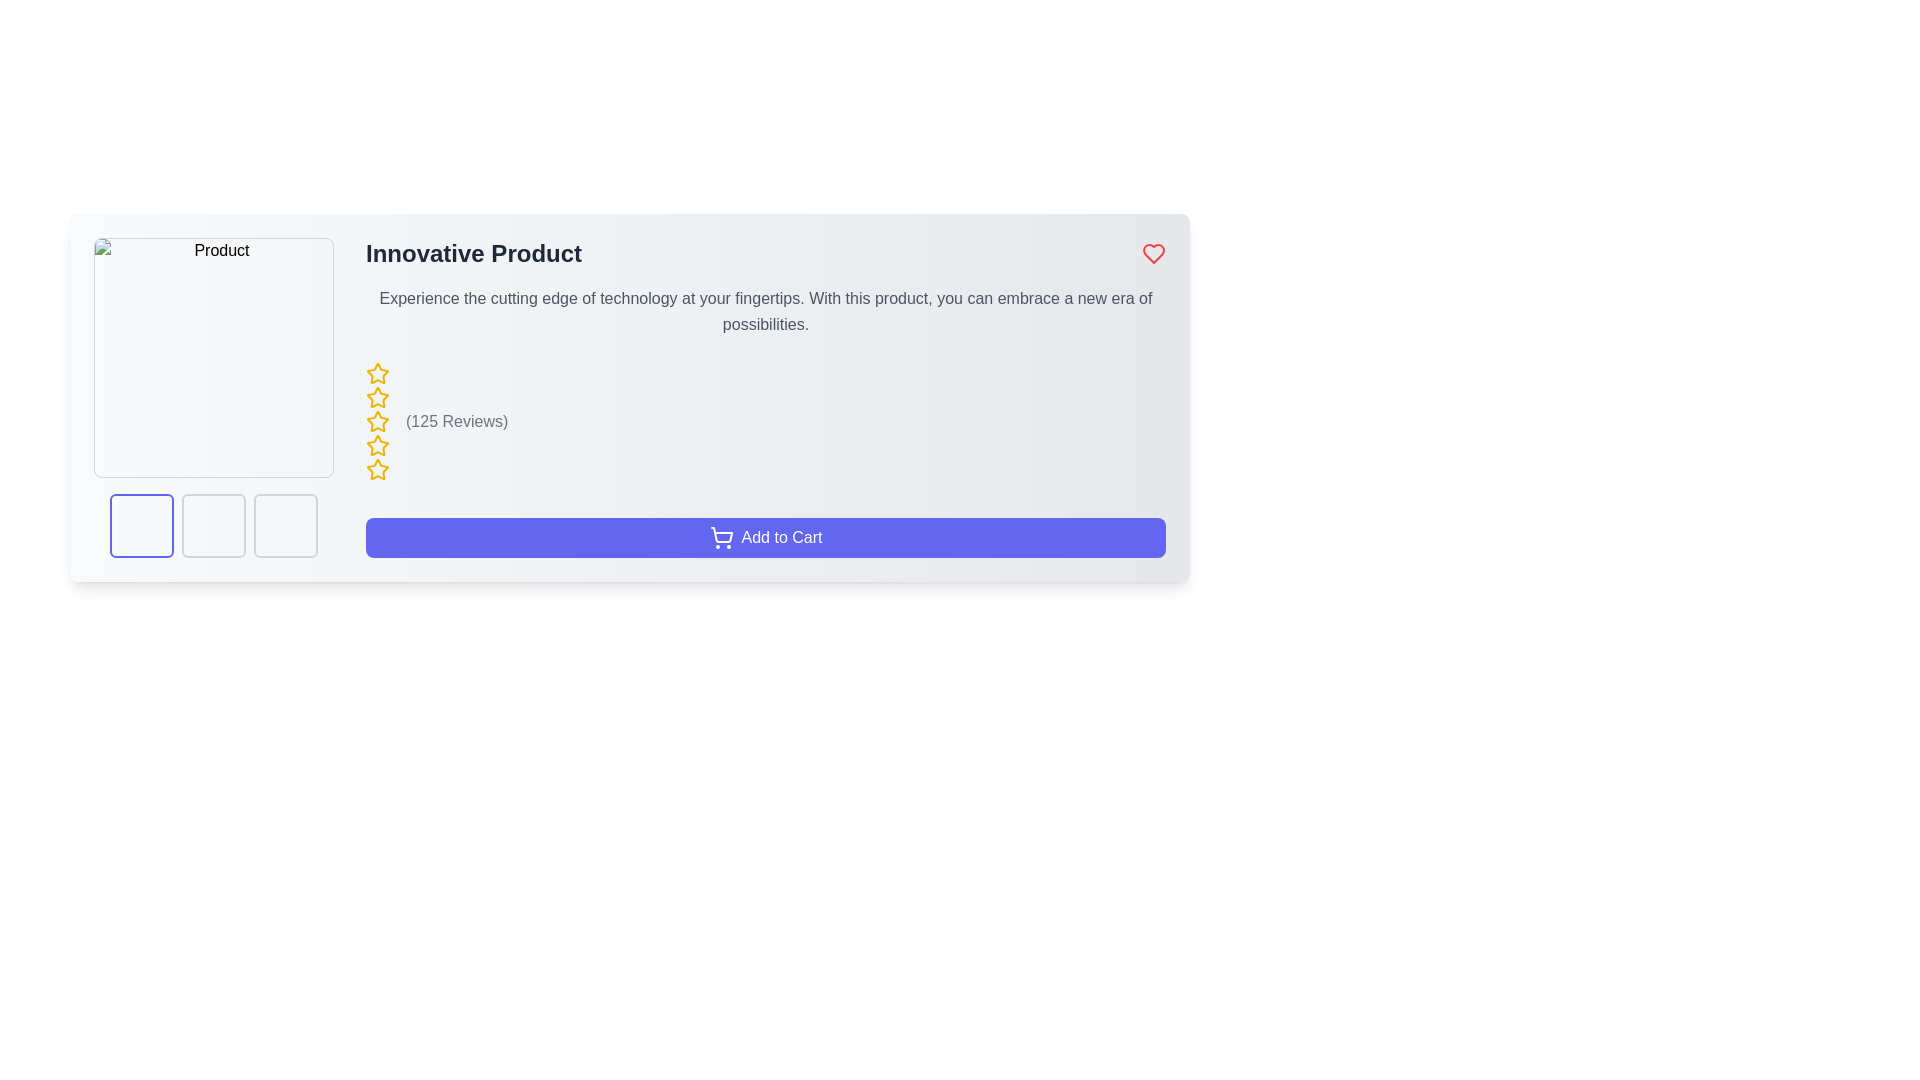 The width and height of the screenshot is (1920, 1080). Describe the element at coordinates (285, 524) in the screenshot. I see `the rightmost square box in the group of three options below the product image and title` at that location.